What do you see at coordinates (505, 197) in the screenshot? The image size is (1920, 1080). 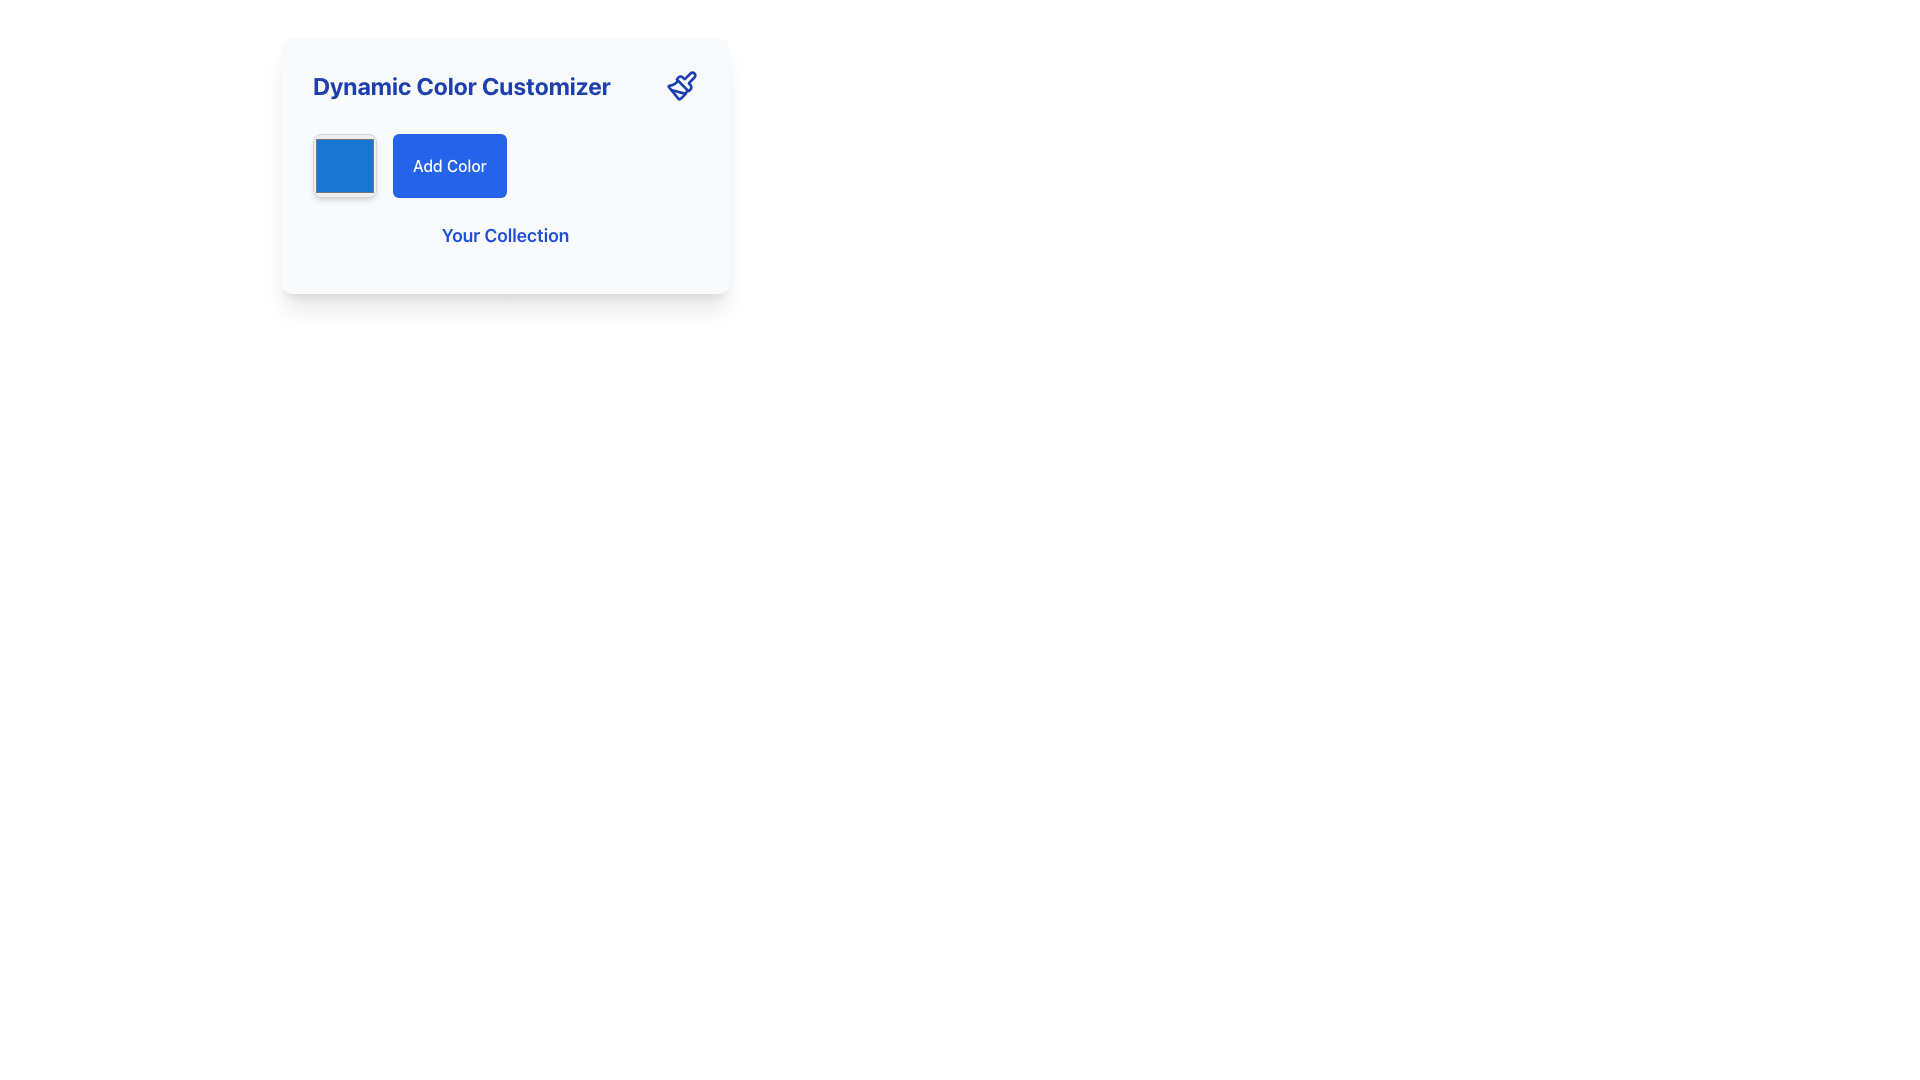 I see `the 'Add Color' button located above 'Your Collection' and next to the left color box within the 'Dynamic Color Customizer' layout` at bounding box center [505, 197].